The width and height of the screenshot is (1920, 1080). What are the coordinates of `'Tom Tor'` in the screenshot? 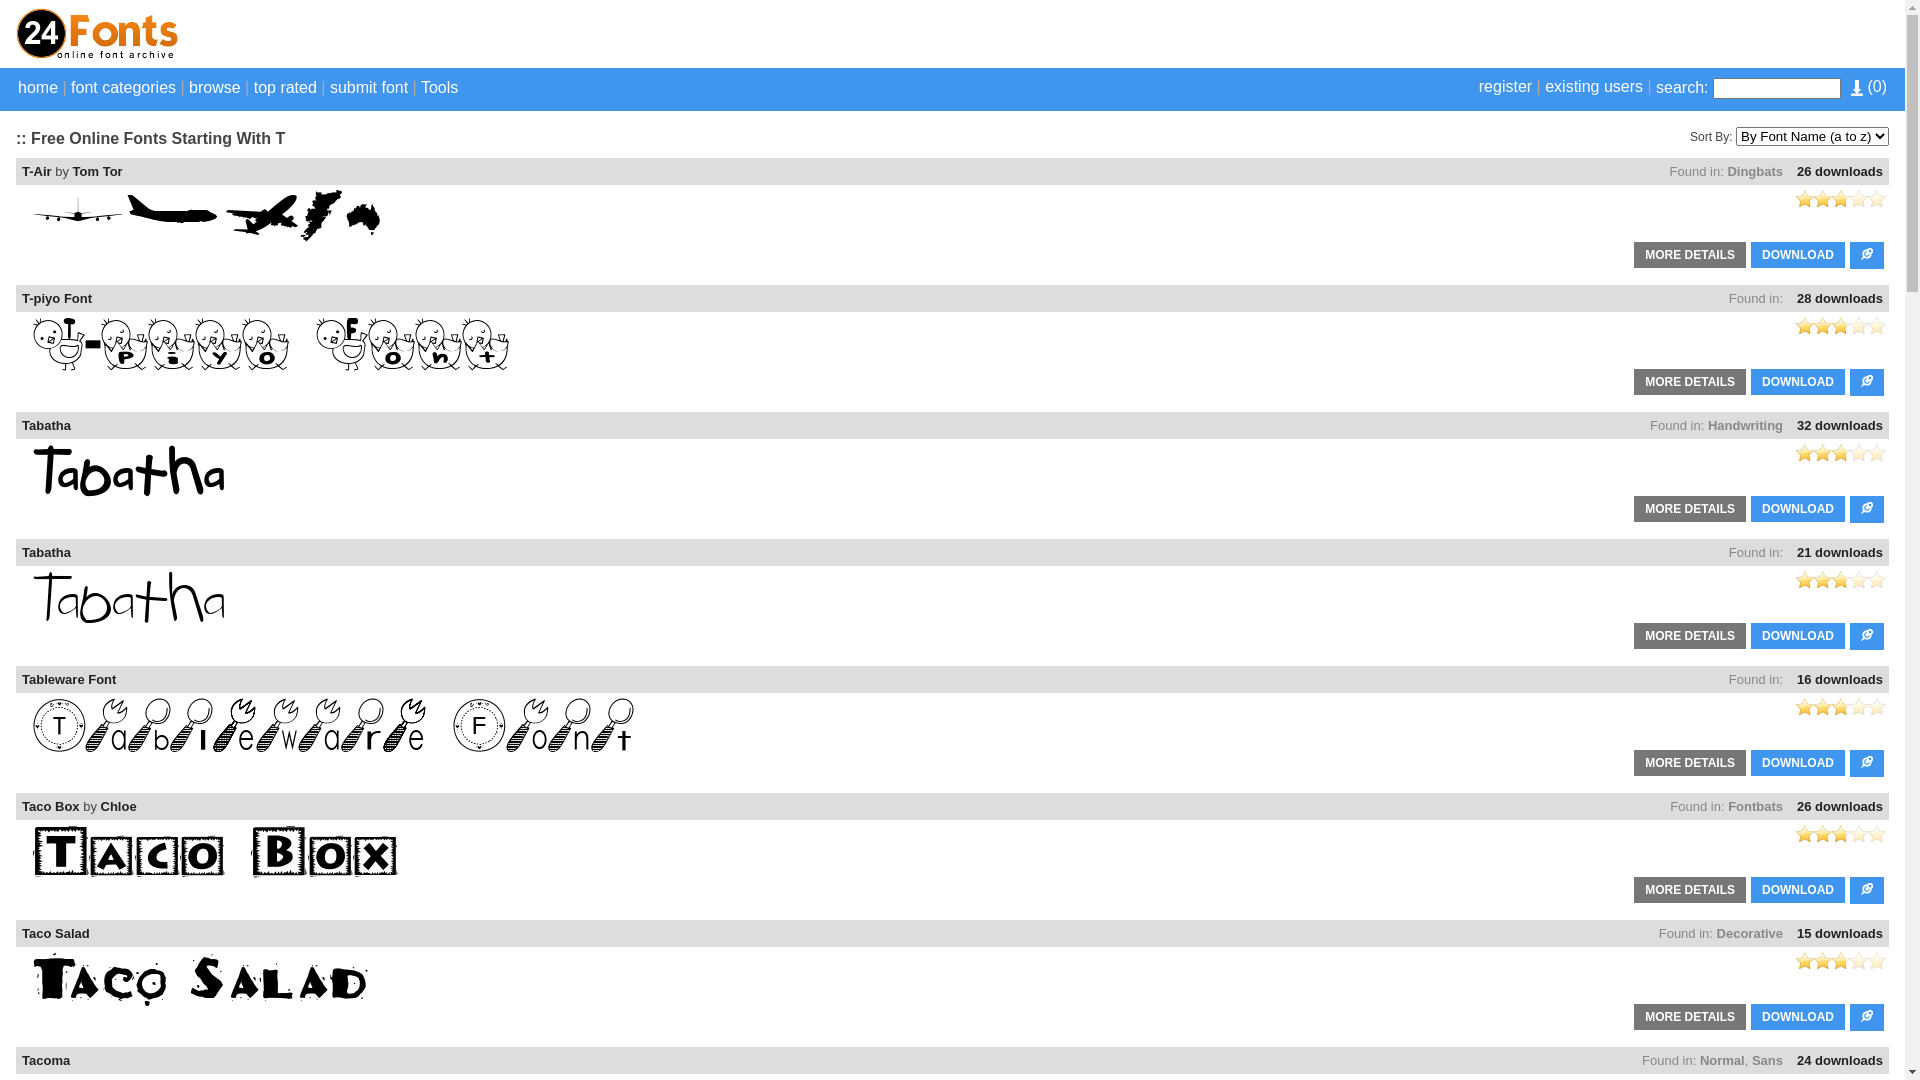 It's located at (96, 170).